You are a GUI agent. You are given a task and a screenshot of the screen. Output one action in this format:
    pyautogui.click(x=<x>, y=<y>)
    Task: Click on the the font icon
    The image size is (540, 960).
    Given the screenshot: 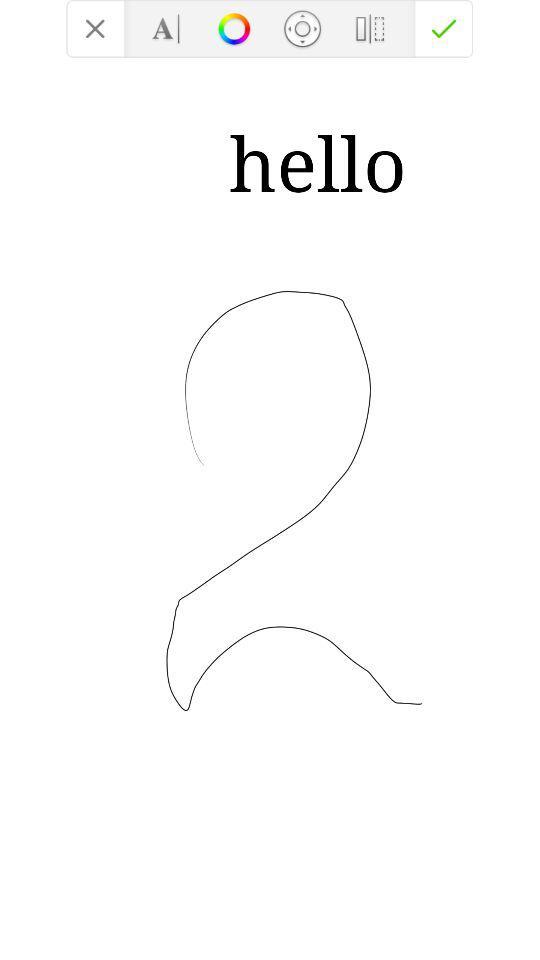 What is the action you would take?
    pyautogui.click(x=165, y=27)
    